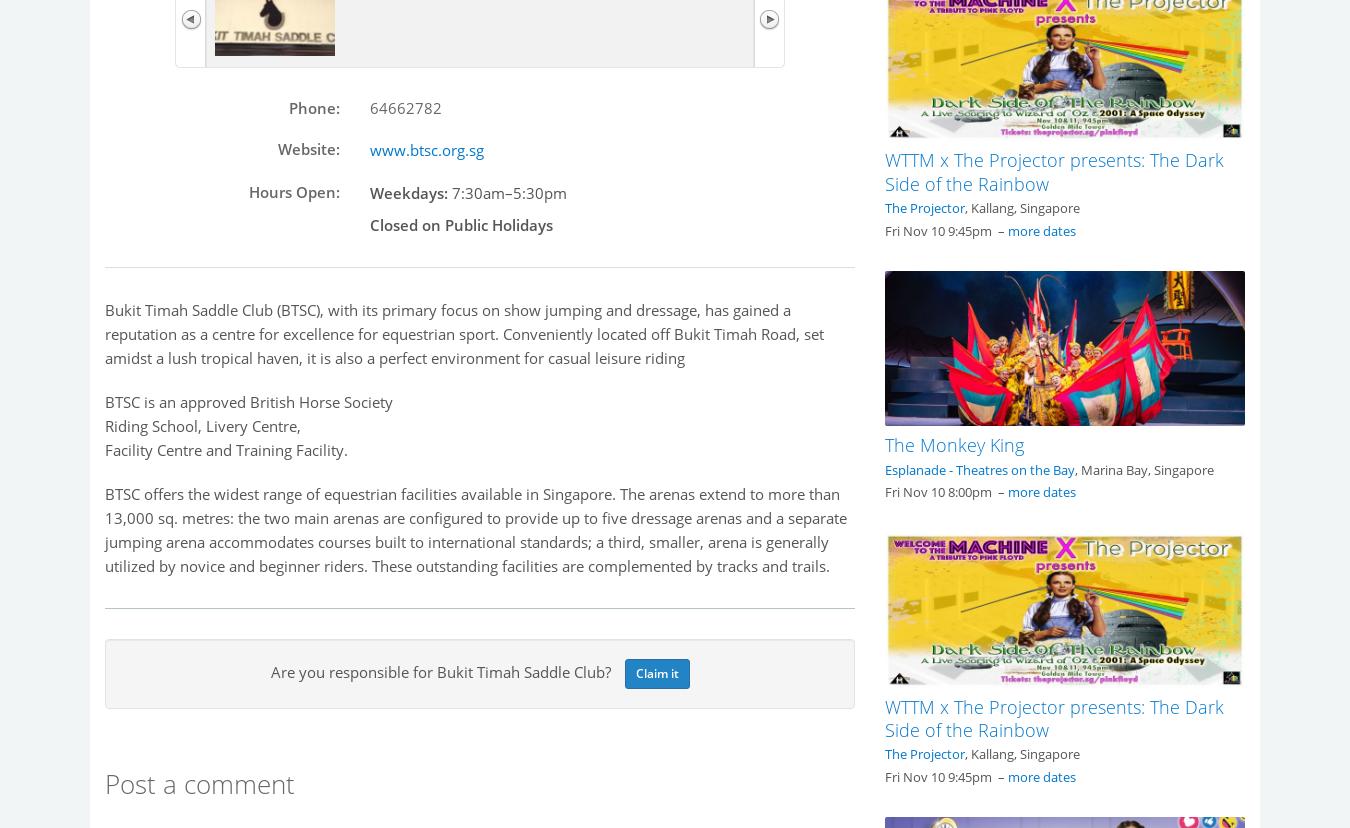  What do you see at coordinates (885, 491) in the screenshot?
I see `'Fri Nov 10 8:00pm'` at bounding box center [885, 491].